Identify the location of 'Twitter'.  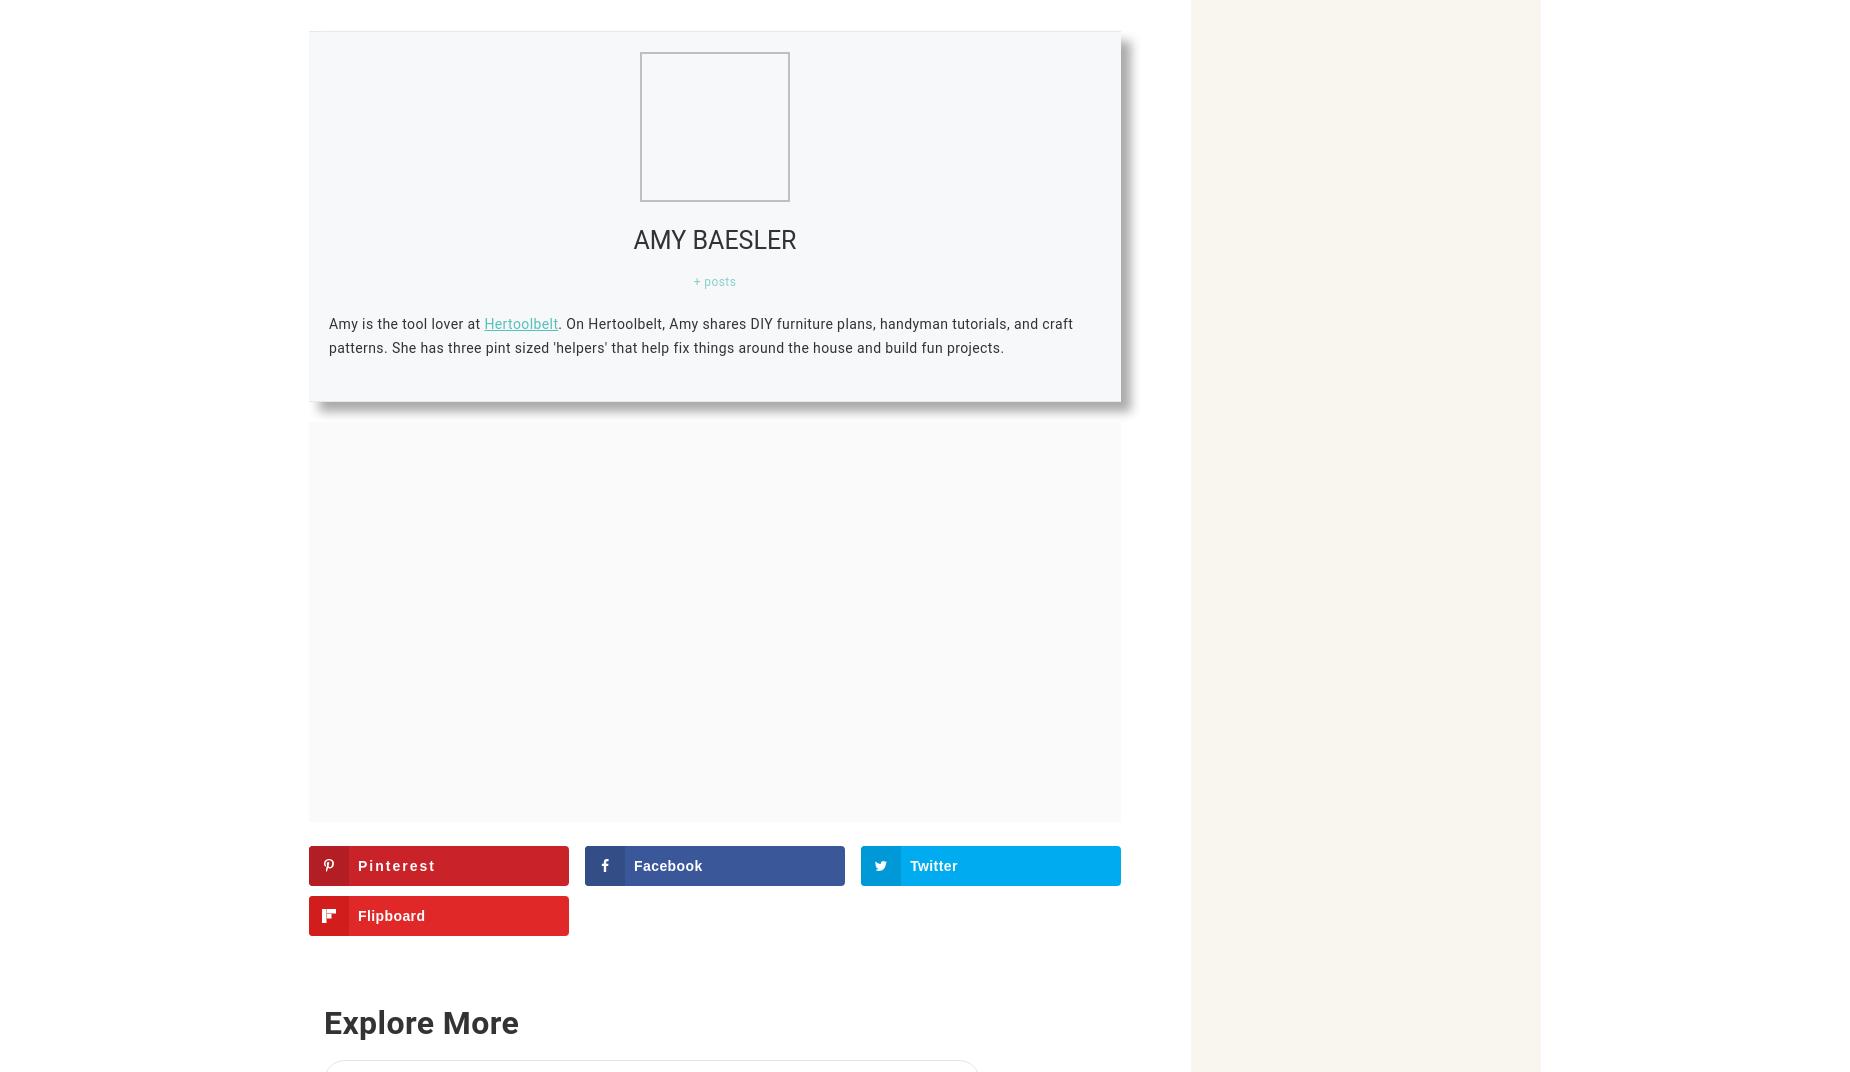
(910, 864).